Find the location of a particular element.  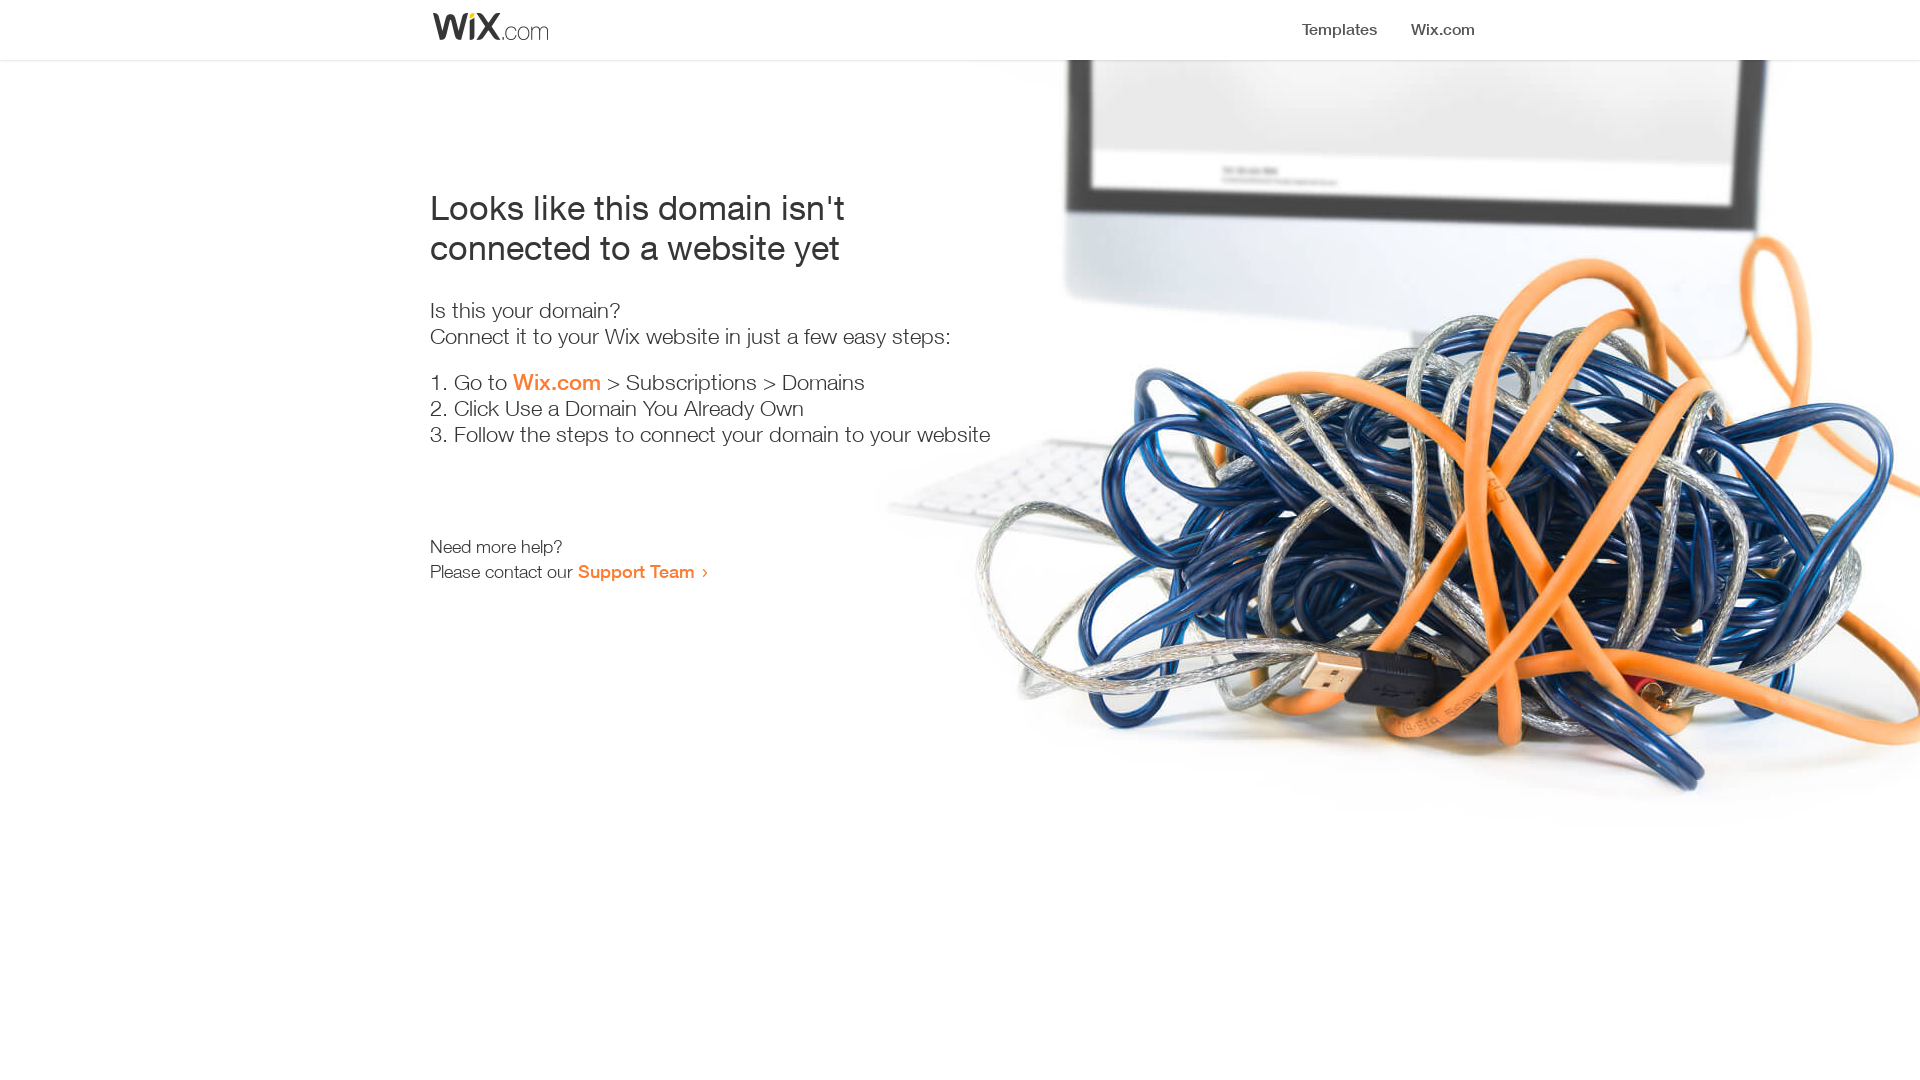

'Wix.com' is located at coordinates (557, 381).